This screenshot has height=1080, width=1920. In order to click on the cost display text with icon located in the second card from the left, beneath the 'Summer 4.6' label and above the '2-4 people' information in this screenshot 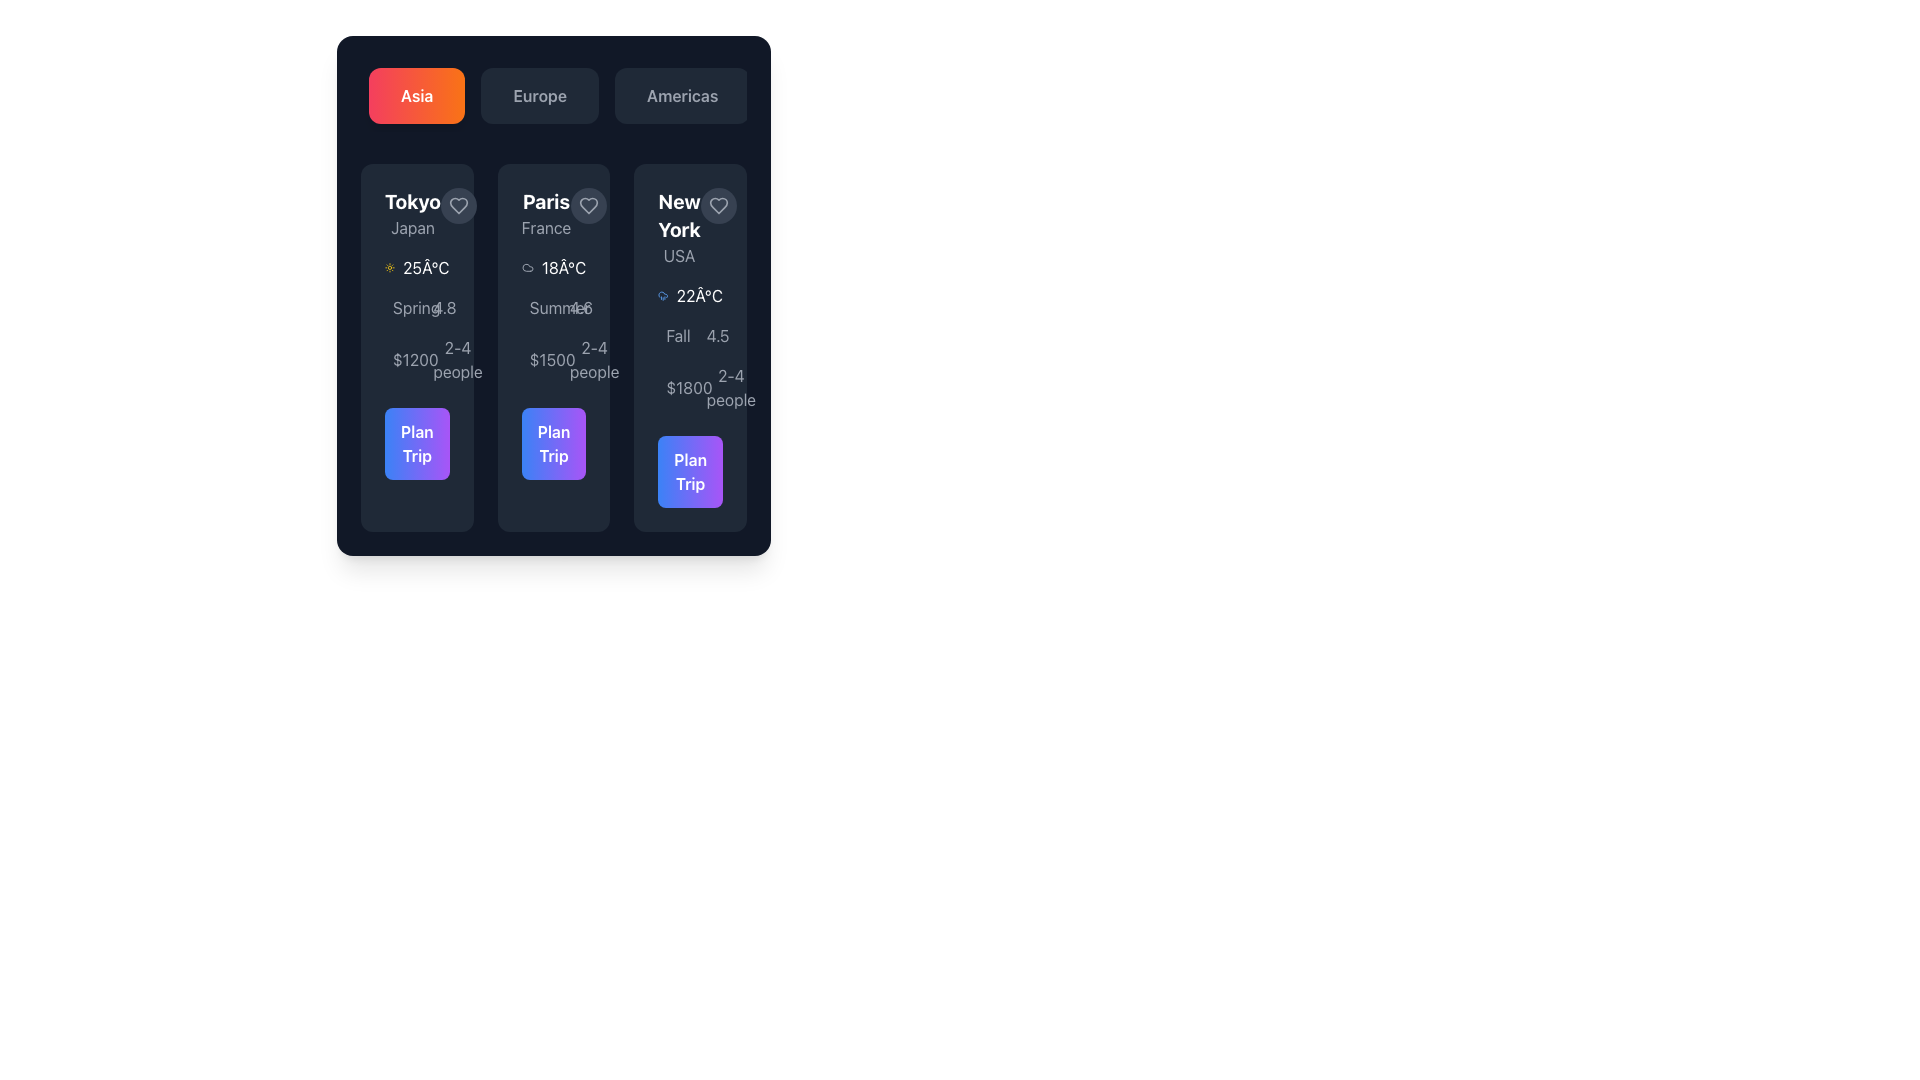, I will do `click(533, 358)`.